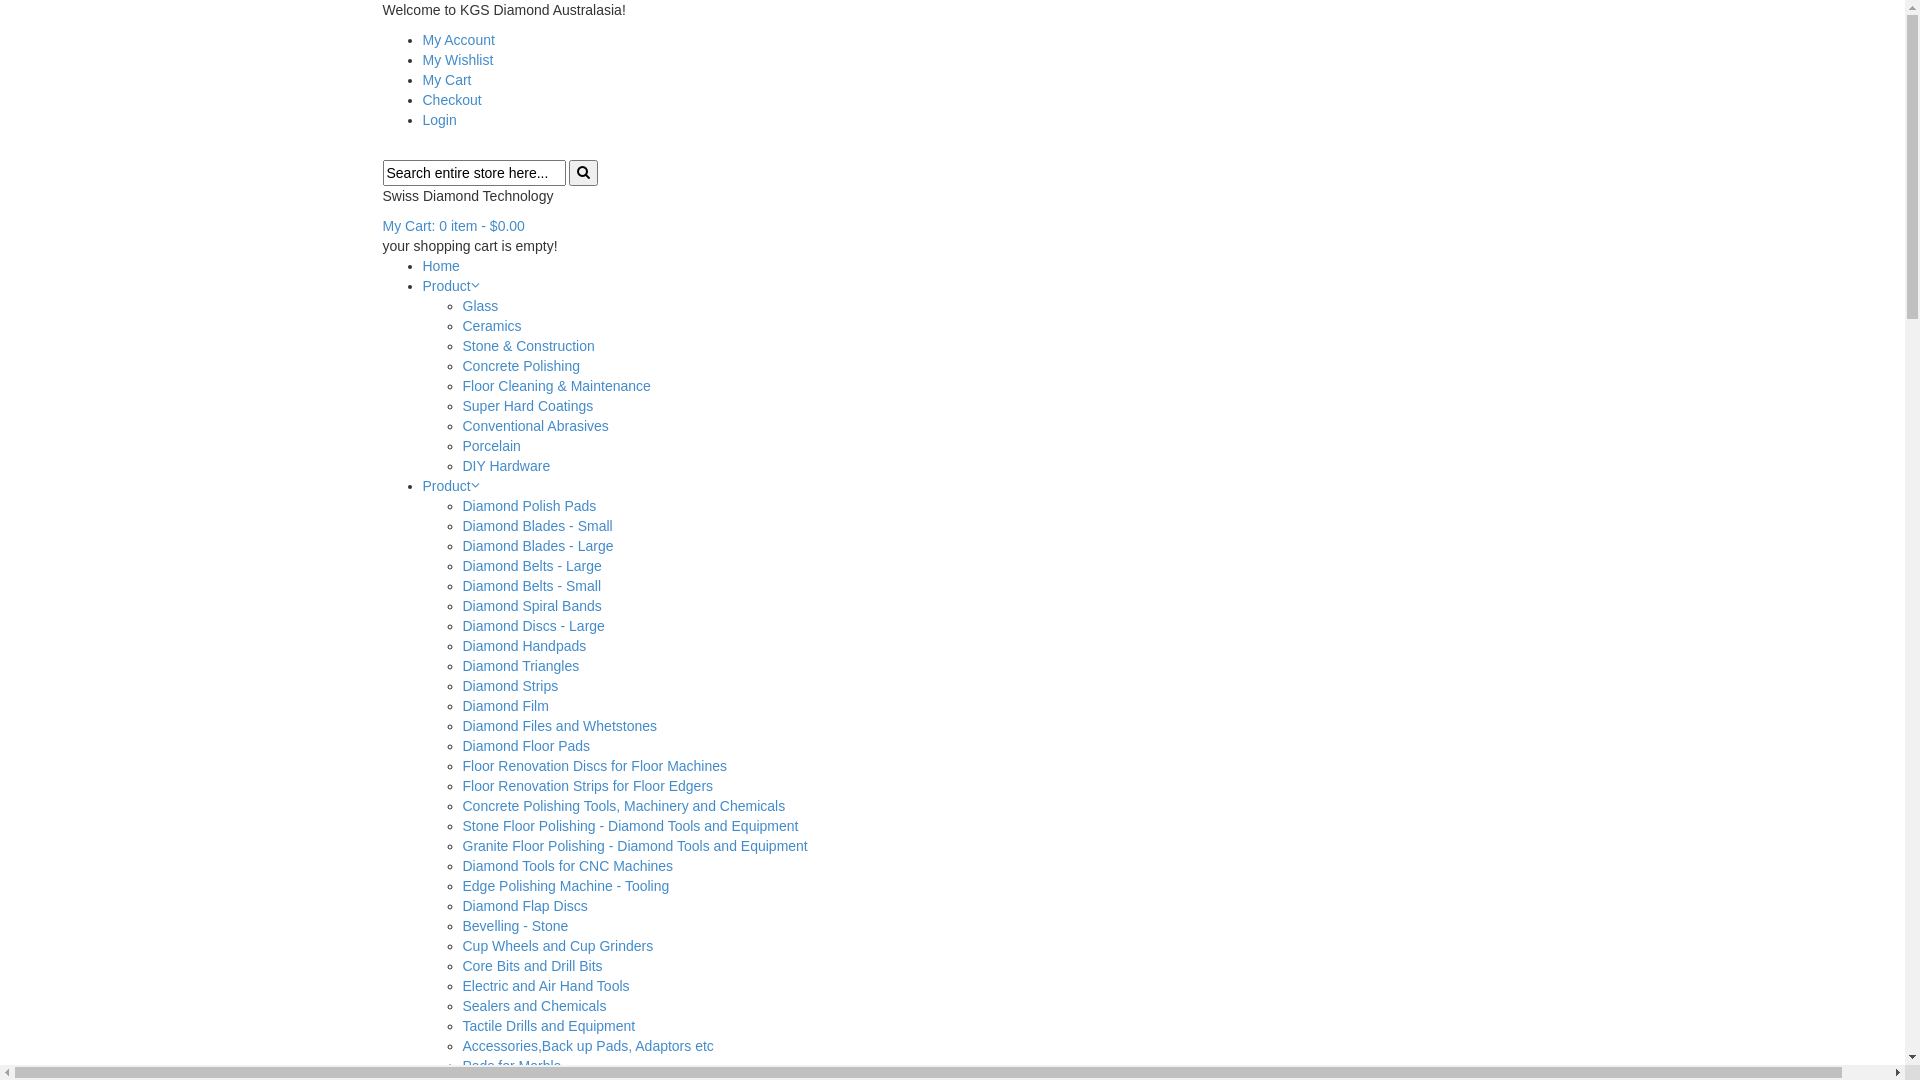  I want to click on 'Diamond Strips', so click(509, 685).